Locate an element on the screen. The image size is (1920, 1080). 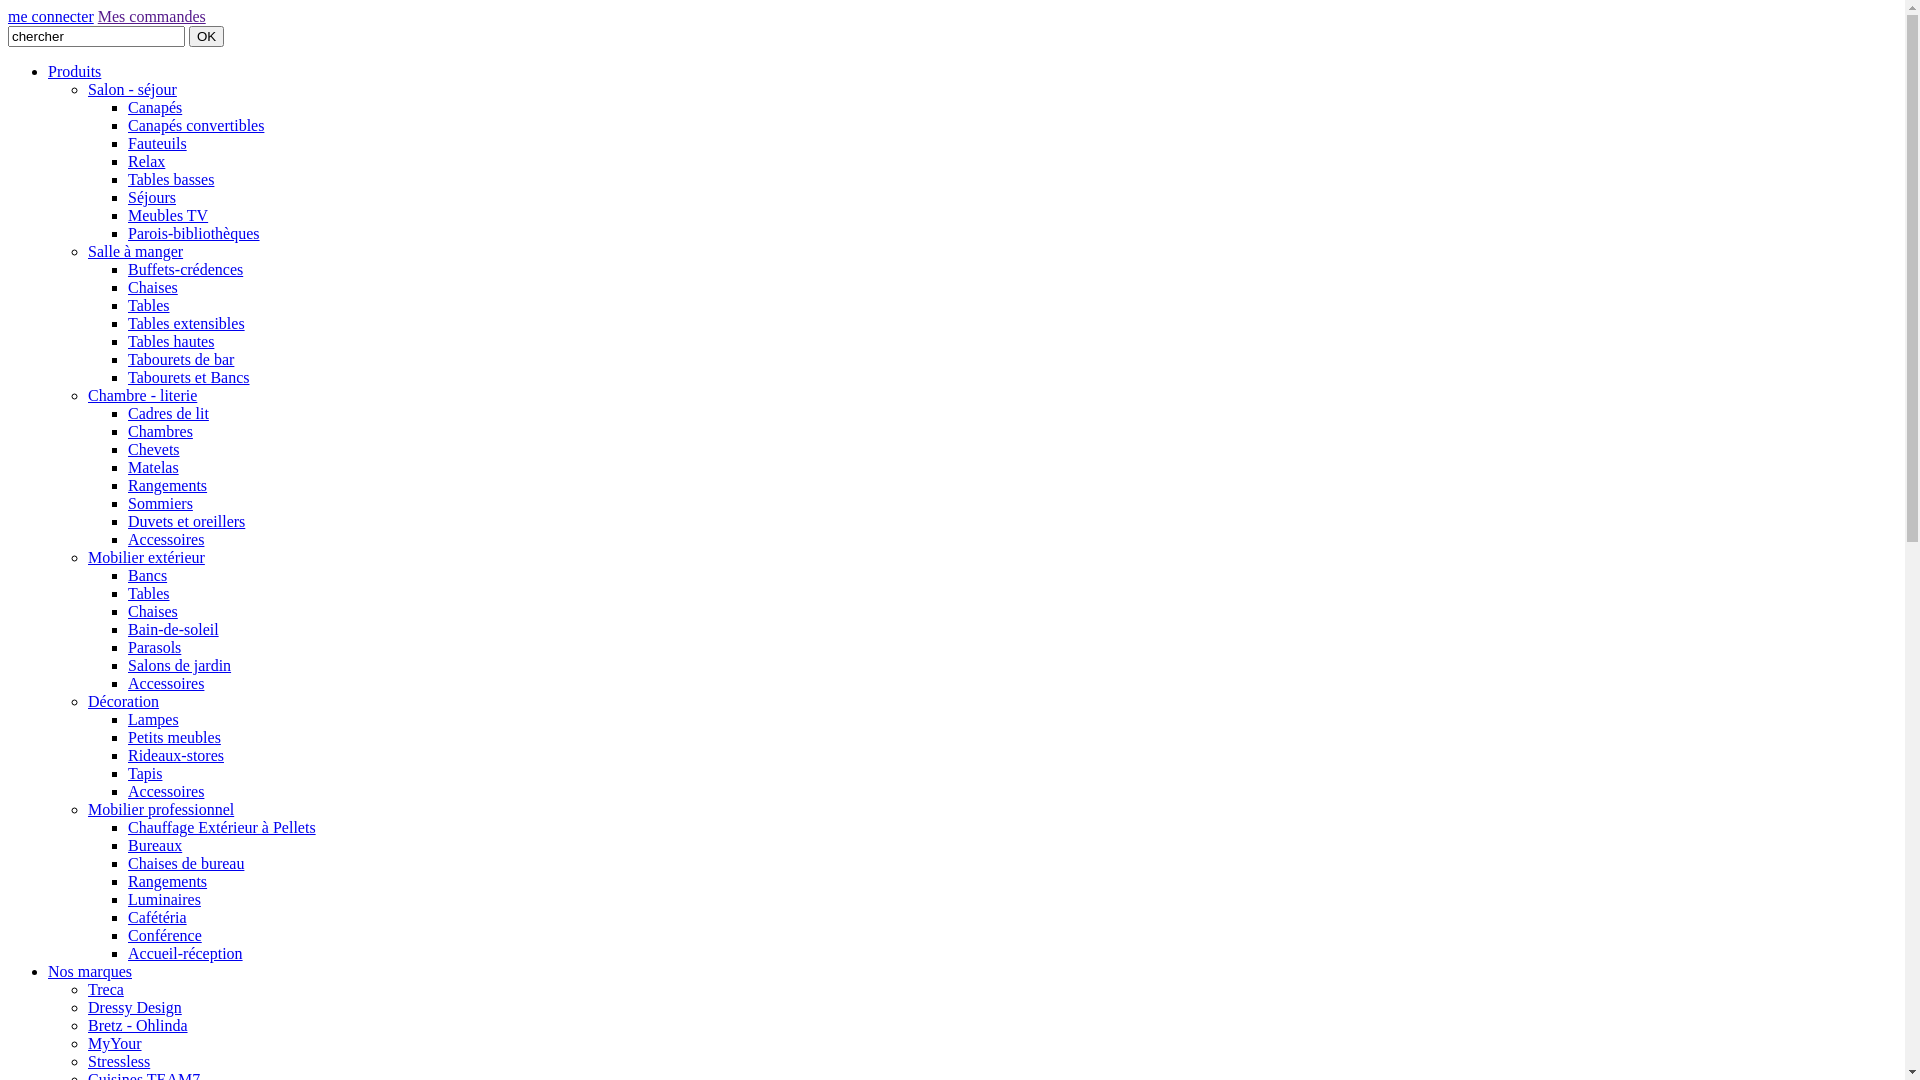
'Bancs' is located at coordinates (127, 575).